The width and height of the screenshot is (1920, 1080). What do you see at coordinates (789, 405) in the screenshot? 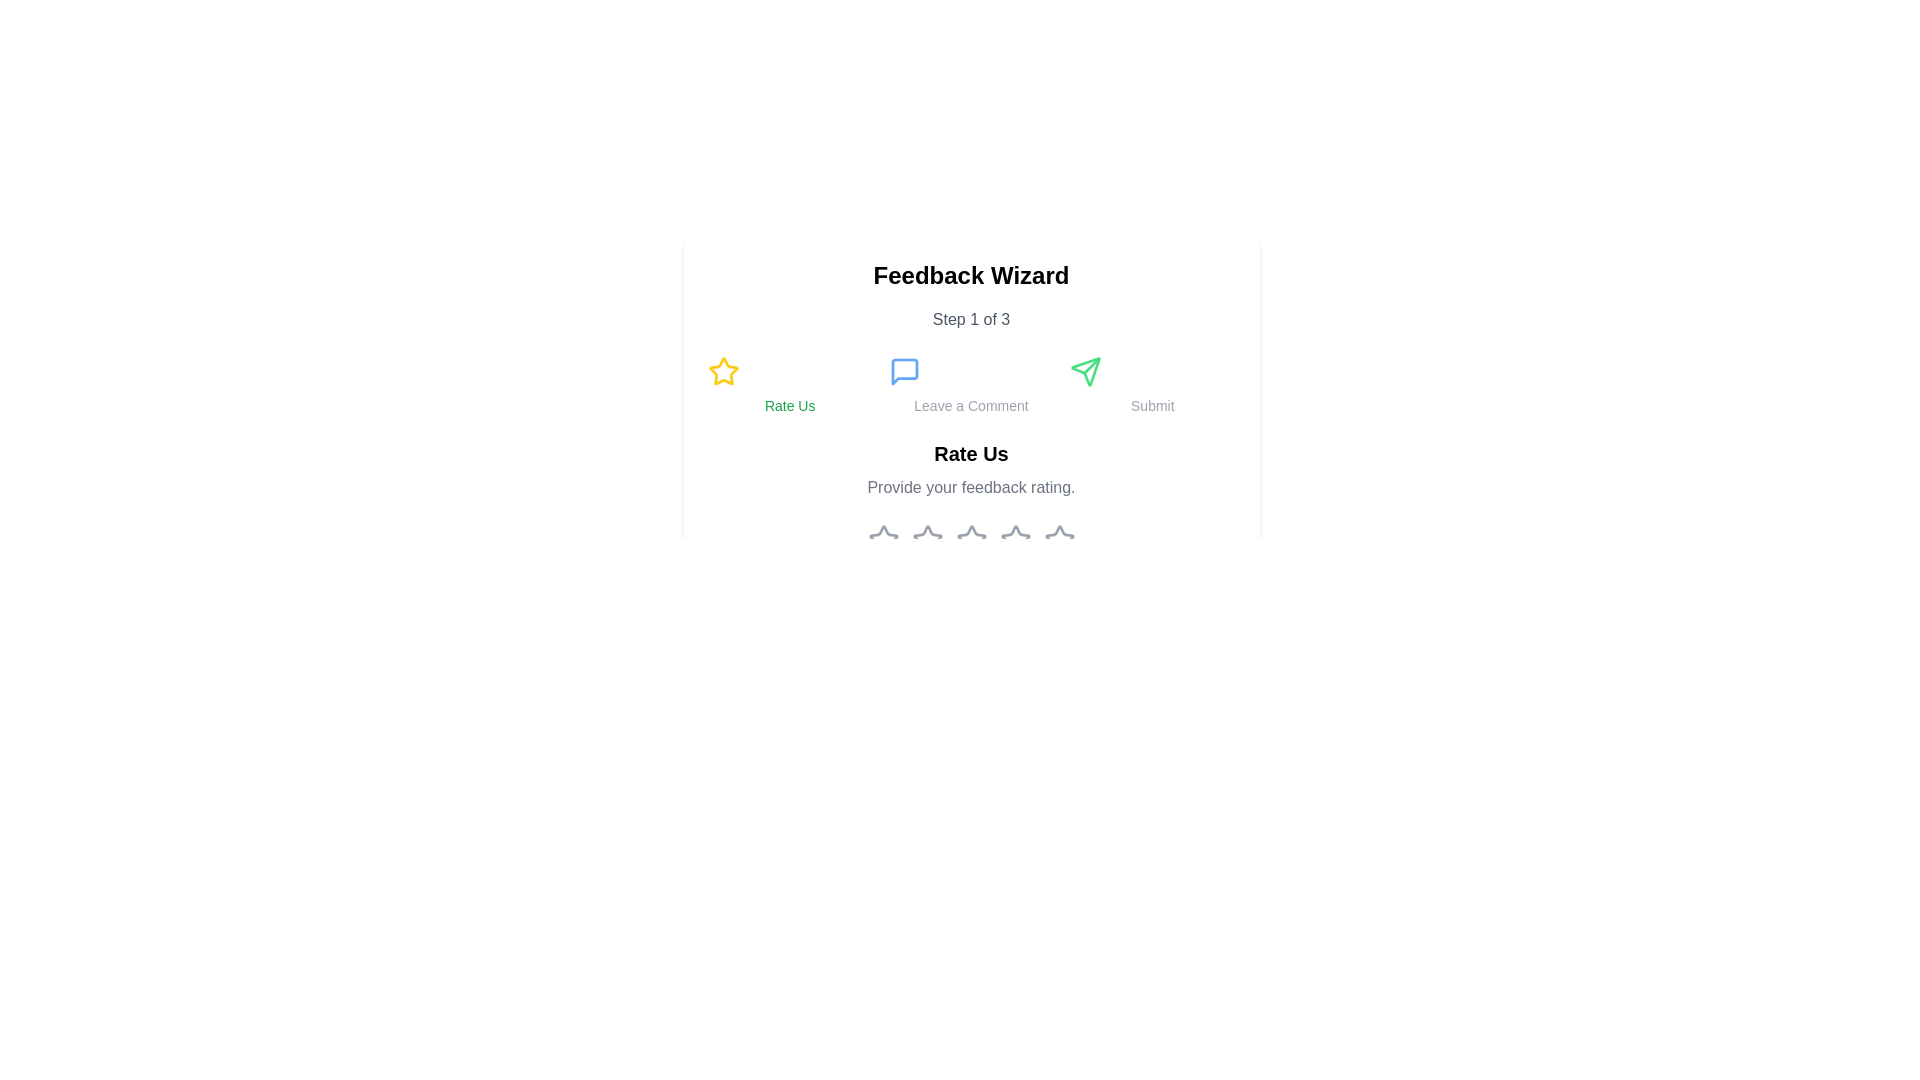
I see `the 'Rate Us' static text label, which is displayed in a green font and is part of the user feedback section, located beneath a yellow star icon` at bounding box center [789, 405].